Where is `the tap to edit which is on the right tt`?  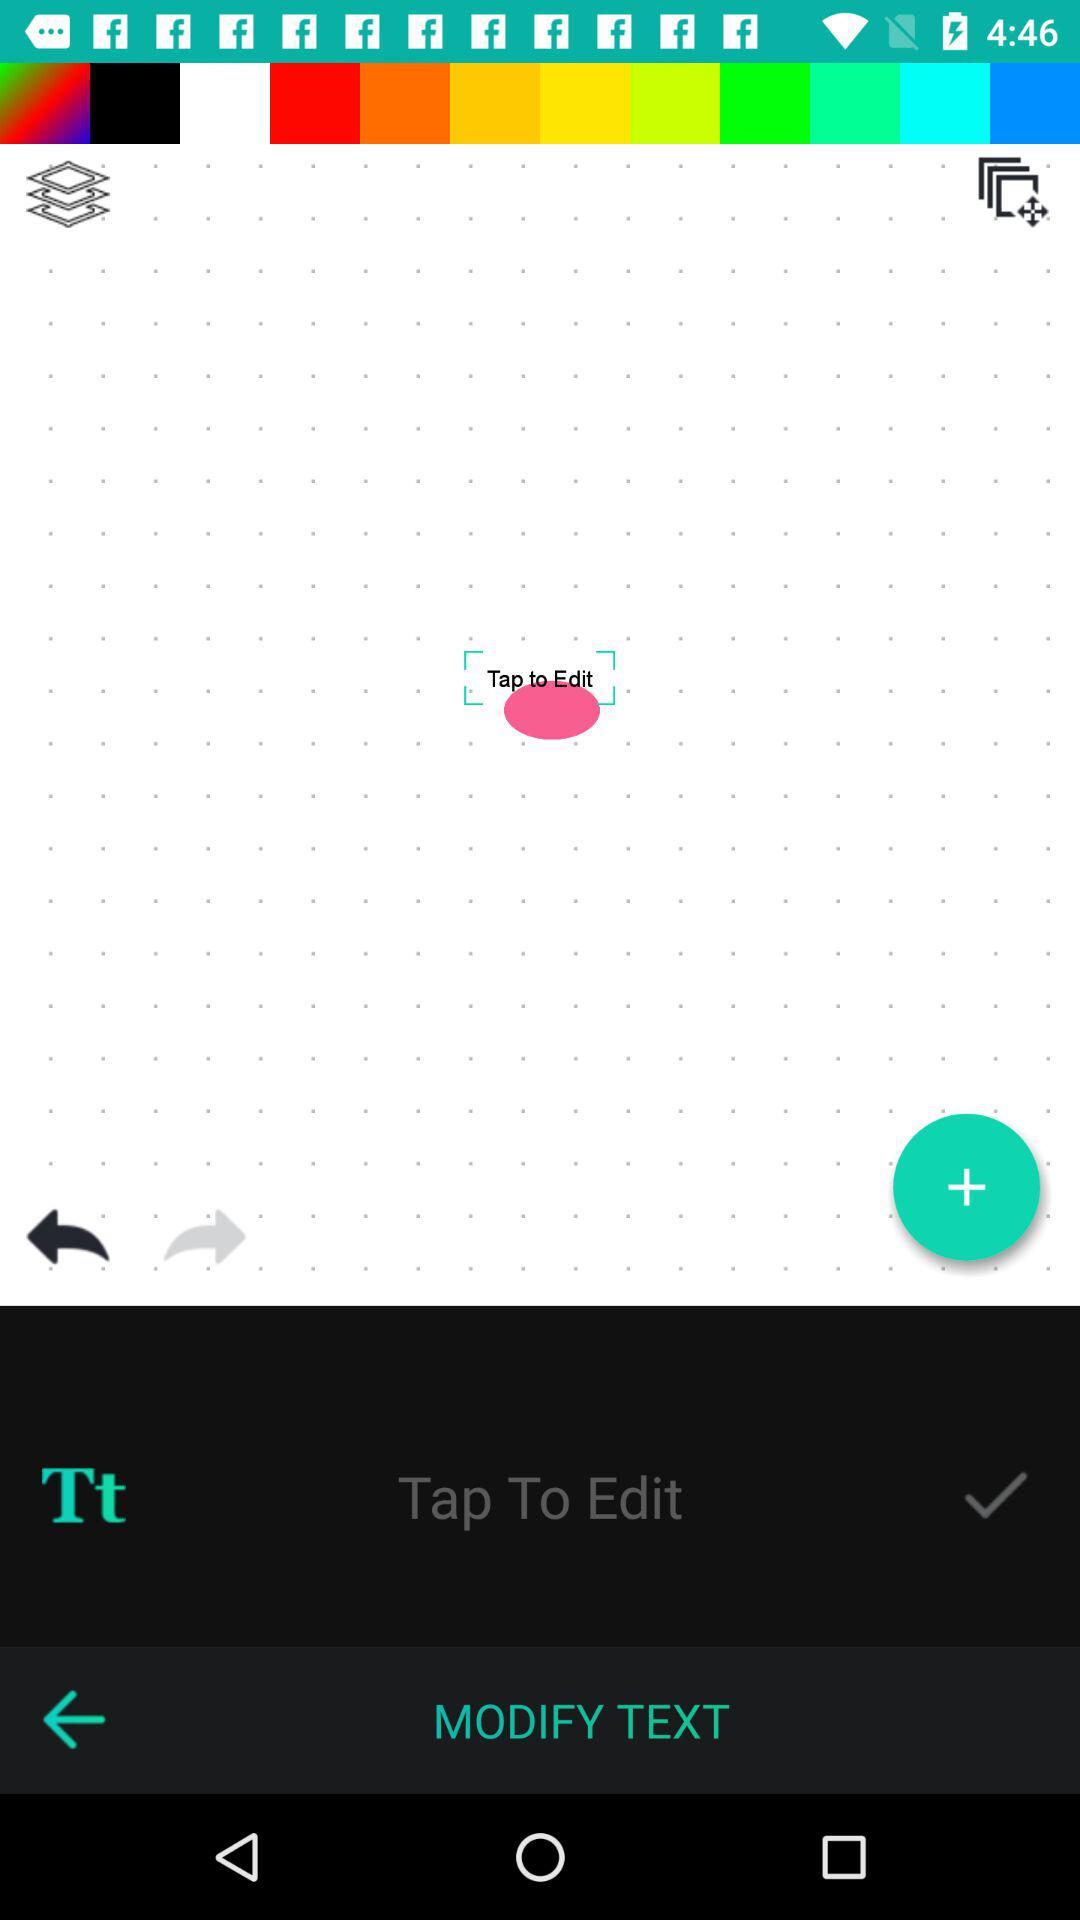 the tap to edit which is on the right tt is located at coordinates (540, 1496).